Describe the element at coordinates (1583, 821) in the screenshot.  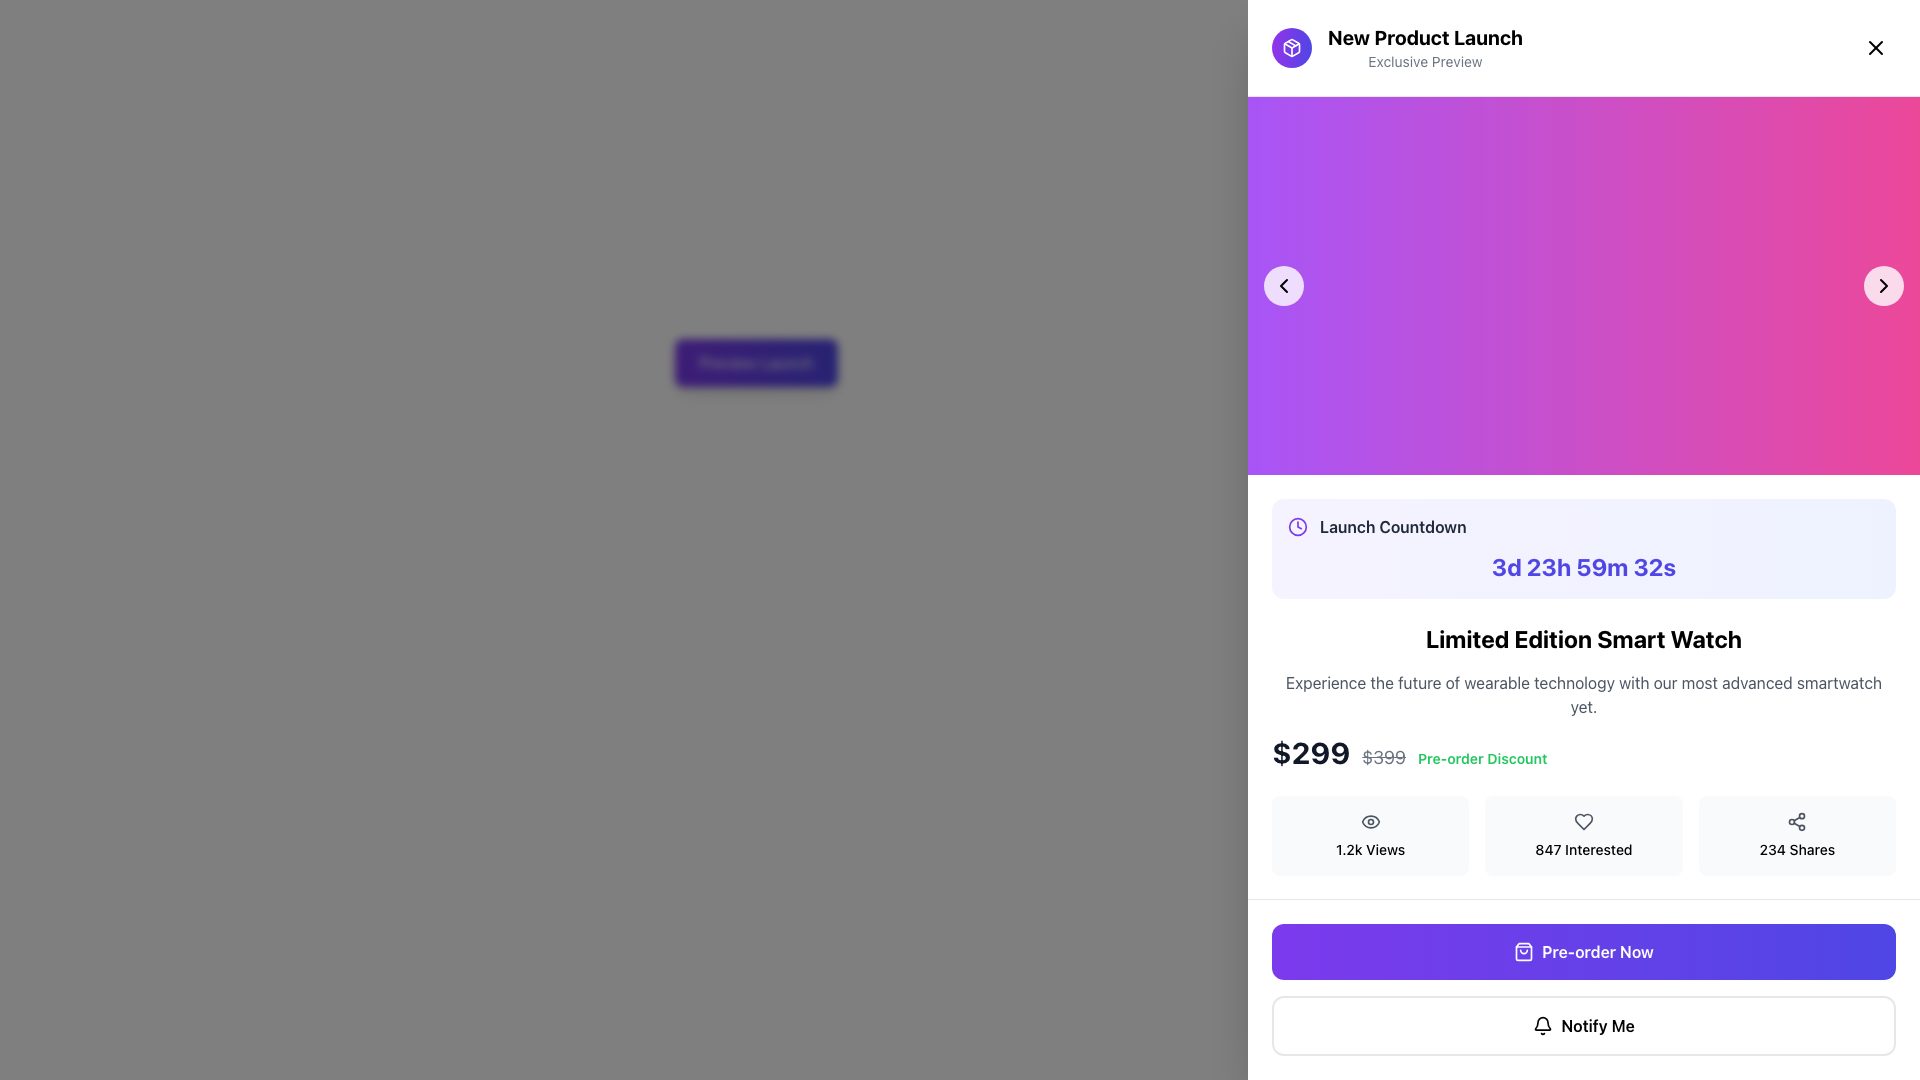
I see `the heart-shaped icon, which is the middle icon in a group of three icons located above the text '847 Interested'` at that location.